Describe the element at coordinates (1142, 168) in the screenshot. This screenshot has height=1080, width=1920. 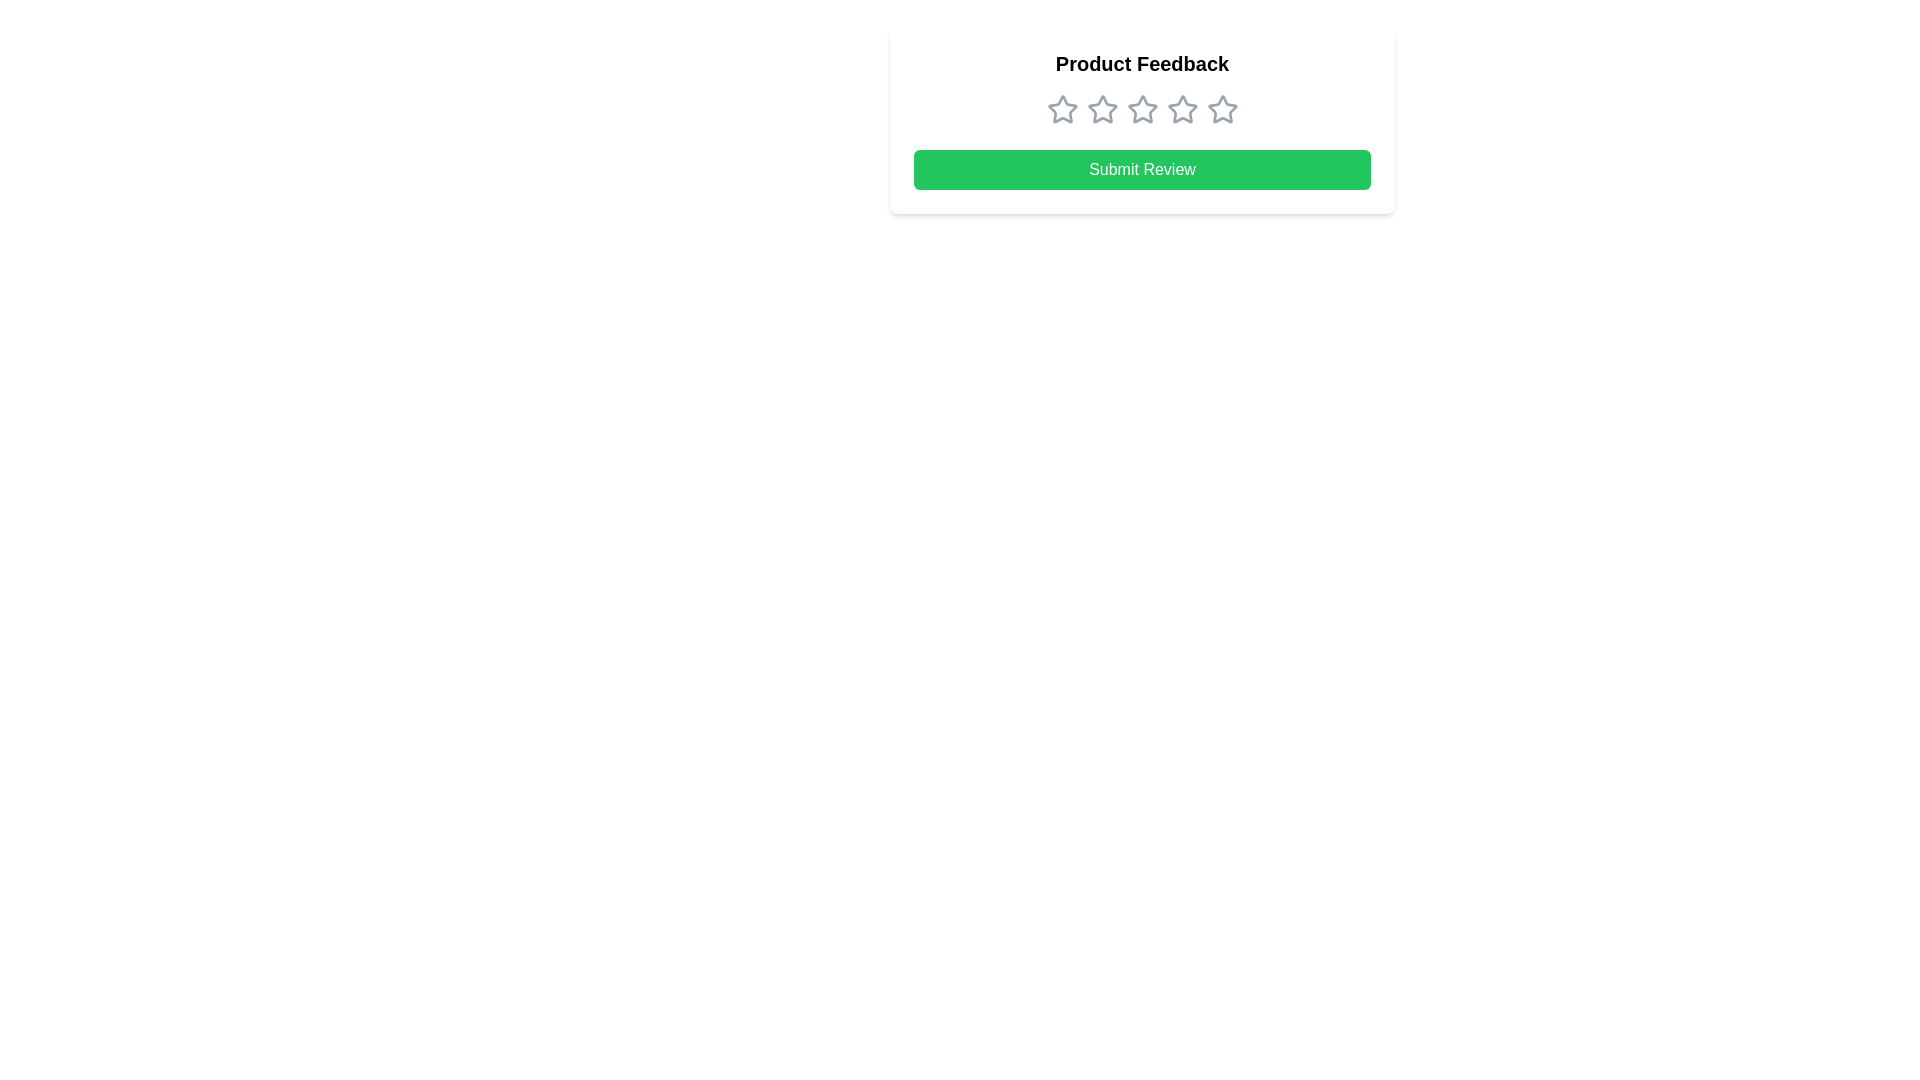
I see `the feedback submission button located at the bottom of the feedback form panel, centered horizontally and directly below the star rating icons` at that location.